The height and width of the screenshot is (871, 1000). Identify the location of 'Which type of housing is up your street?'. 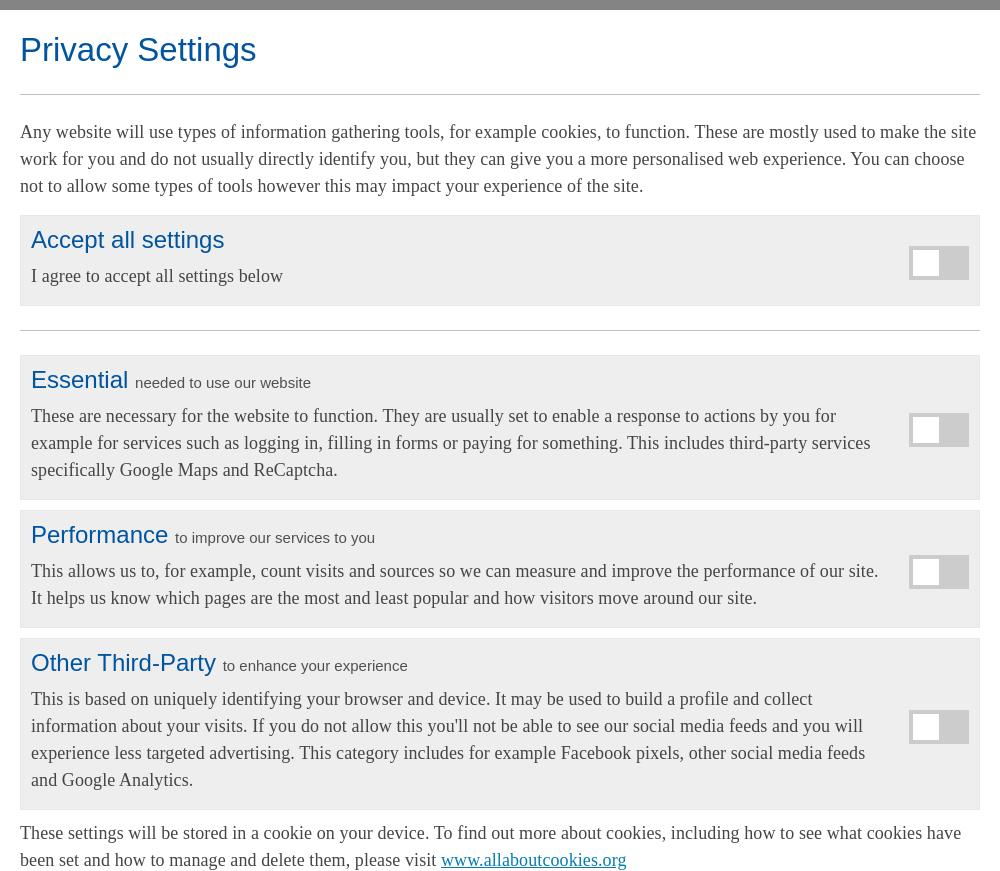
(312, 294).